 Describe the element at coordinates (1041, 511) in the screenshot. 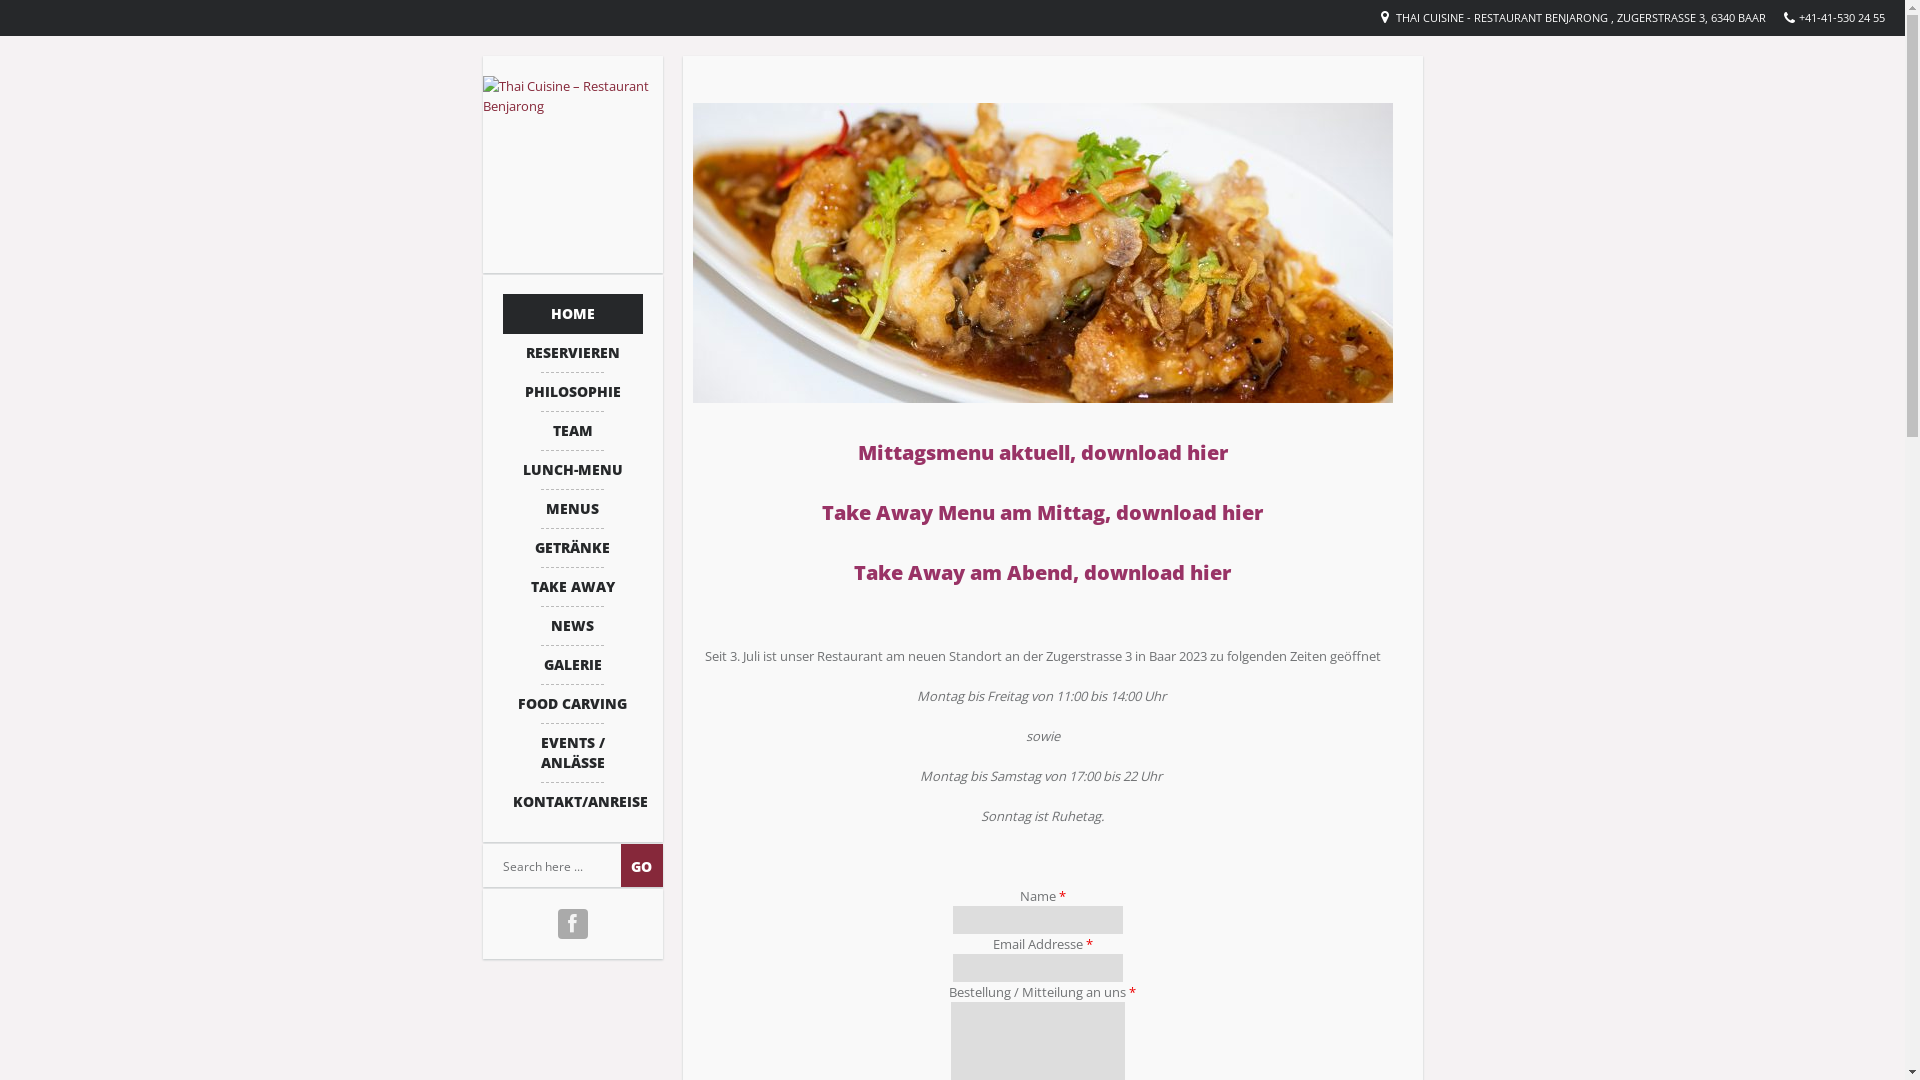

I see `'Take Away Menu am Mittag, download hier'` at that location.